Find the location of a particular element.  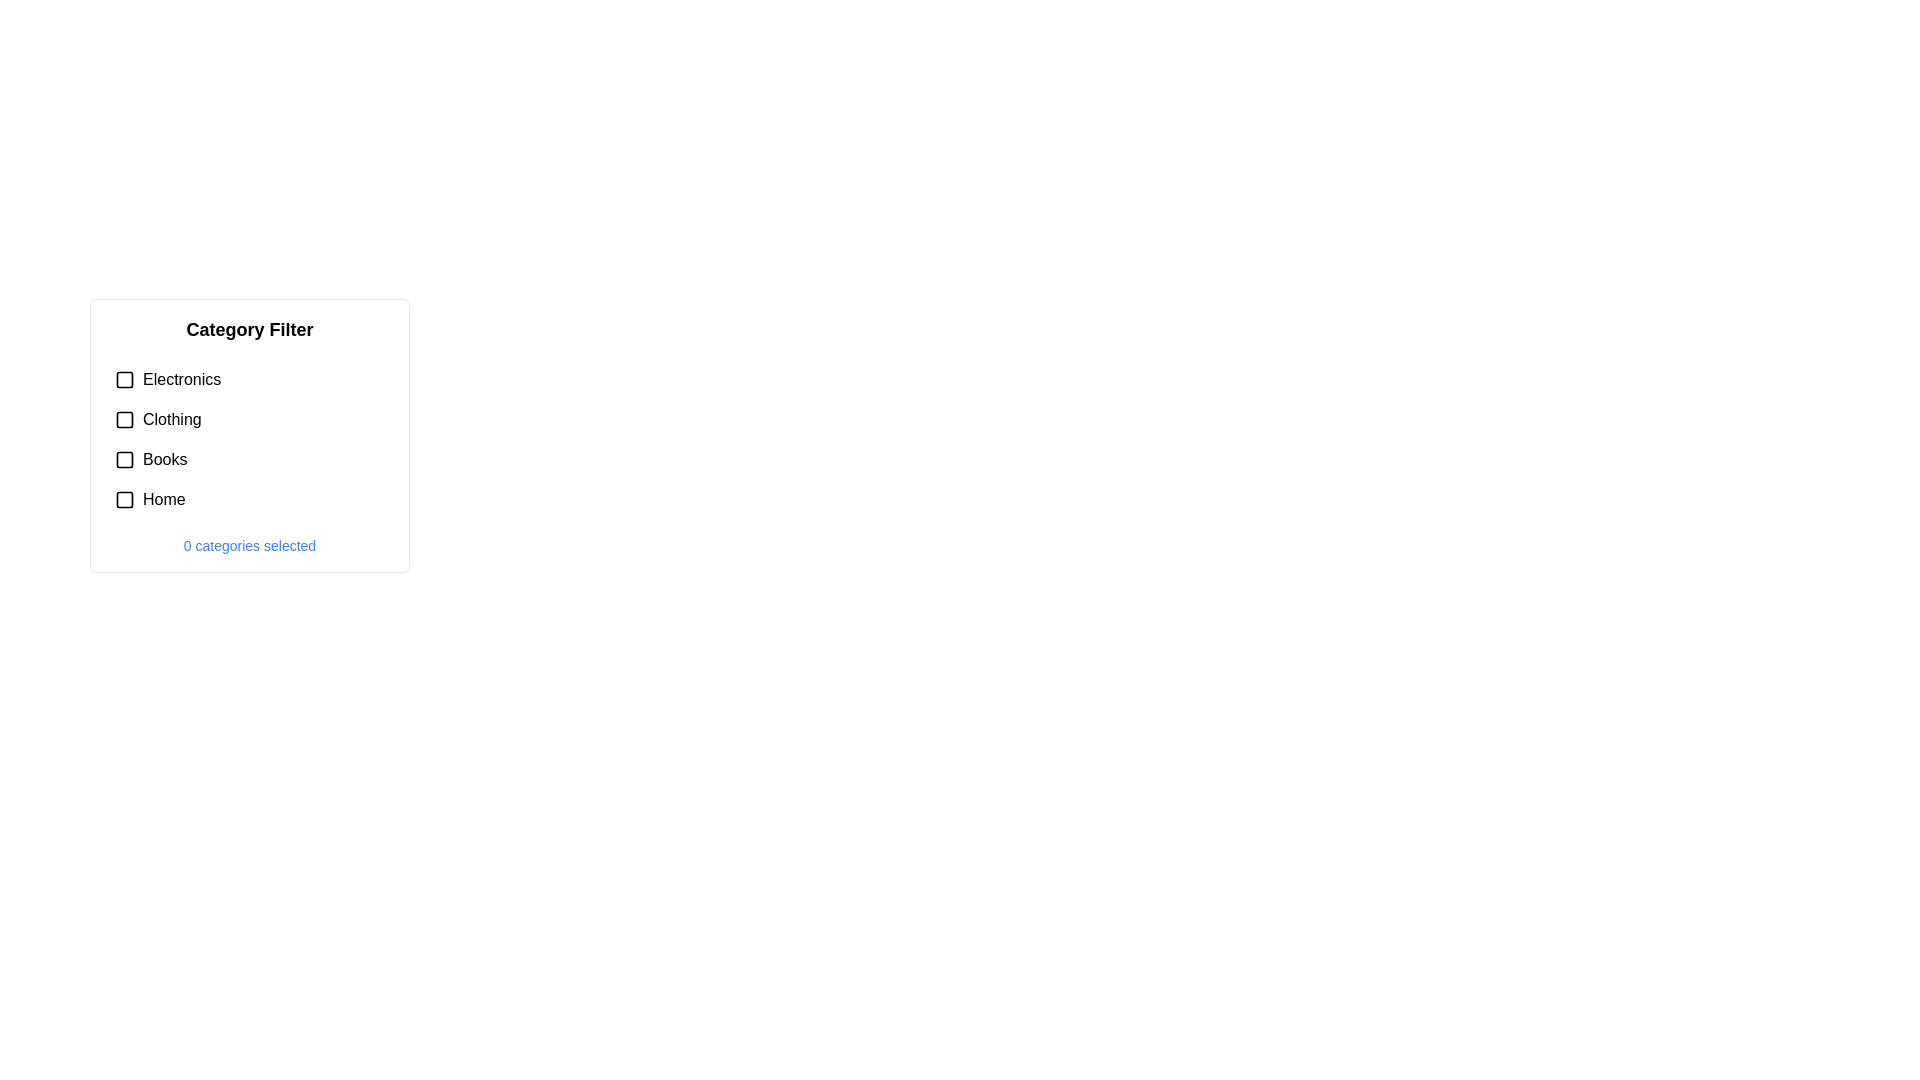

the checkbox associated with the 'Home' category in the category filter interface is located at coordinates (123, 499).